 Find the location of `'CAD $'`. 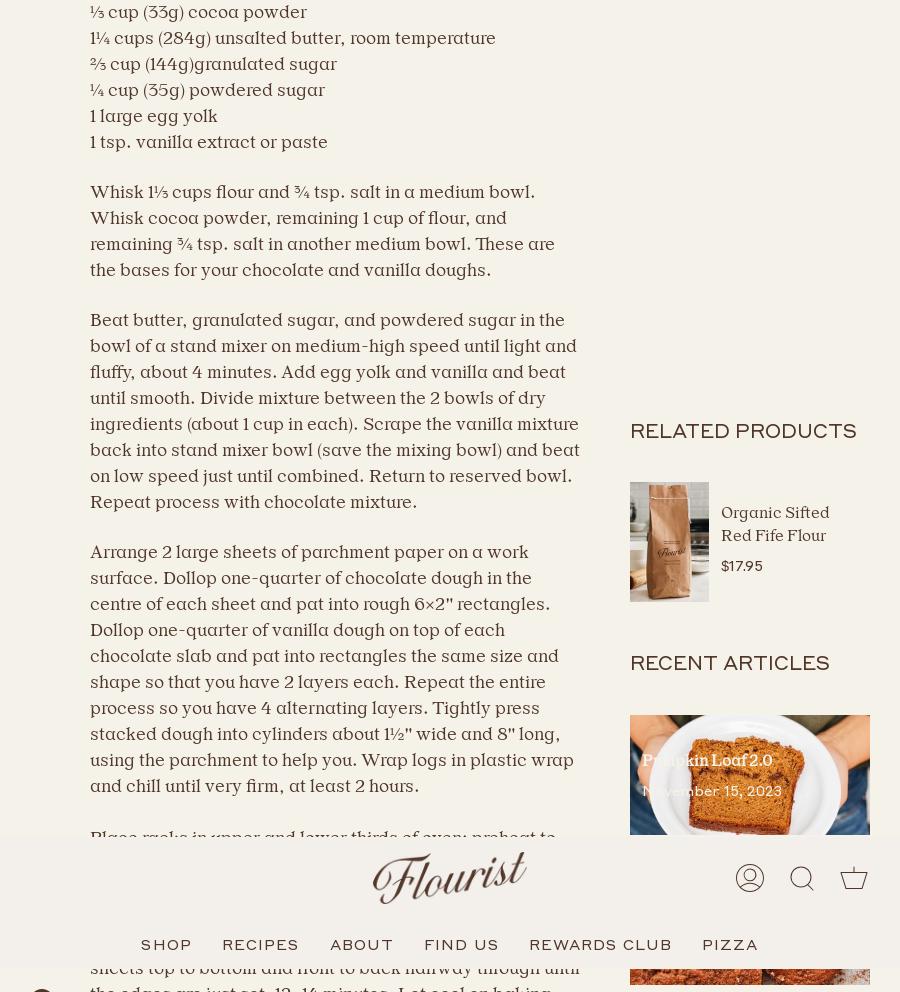

'CAD $' is located at coordinates (60, 918).